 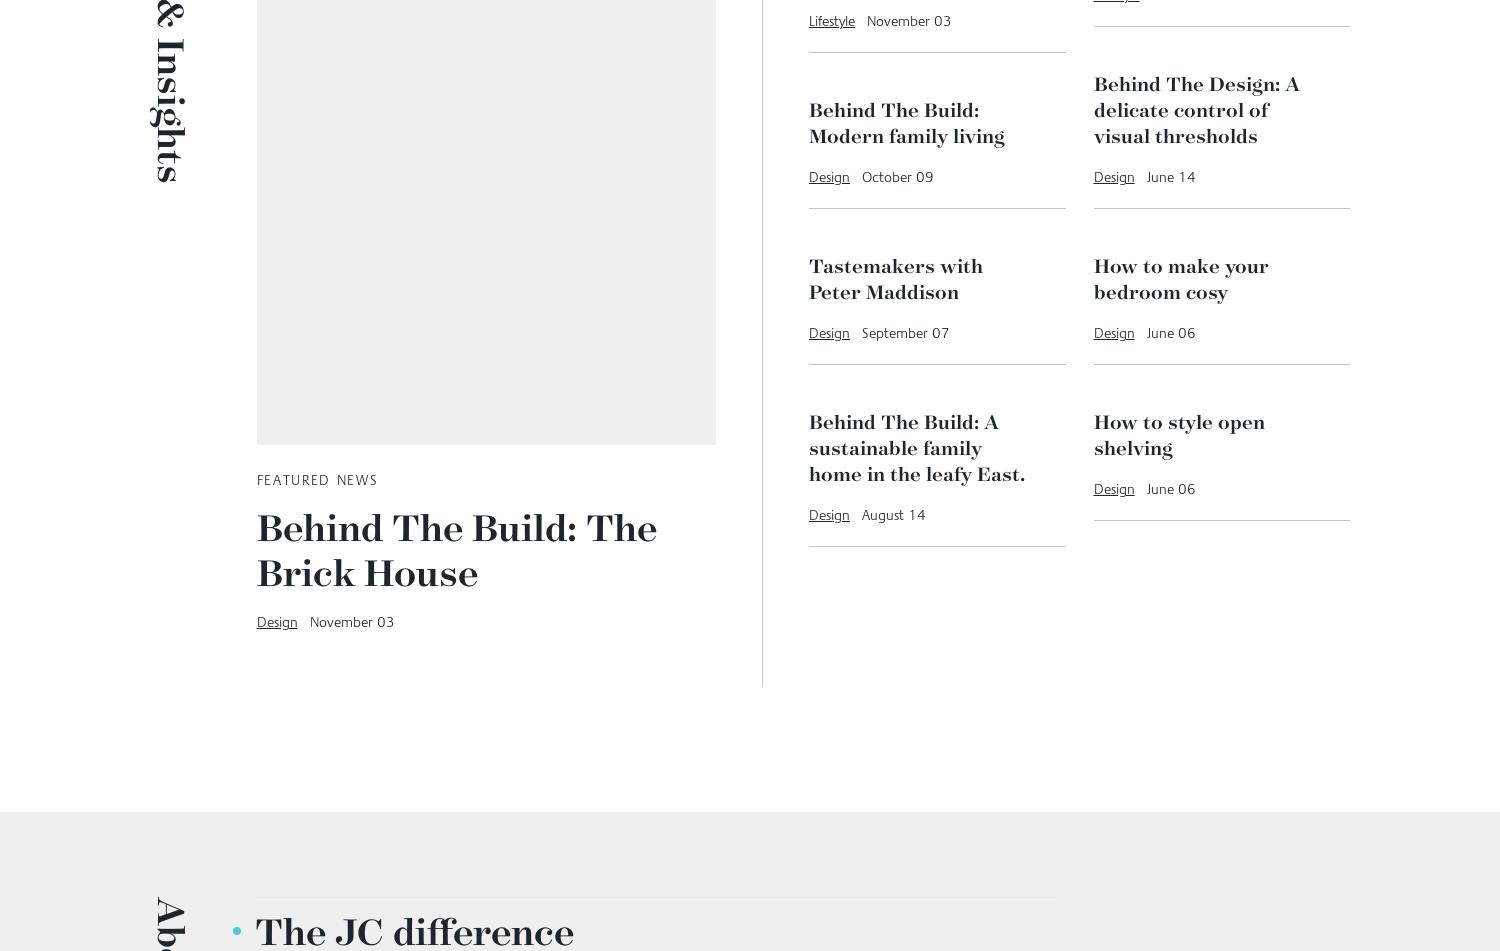 I want to click on 'Behind The Design: A delicate control of visual thresholds', so click(x=1194, y=364).